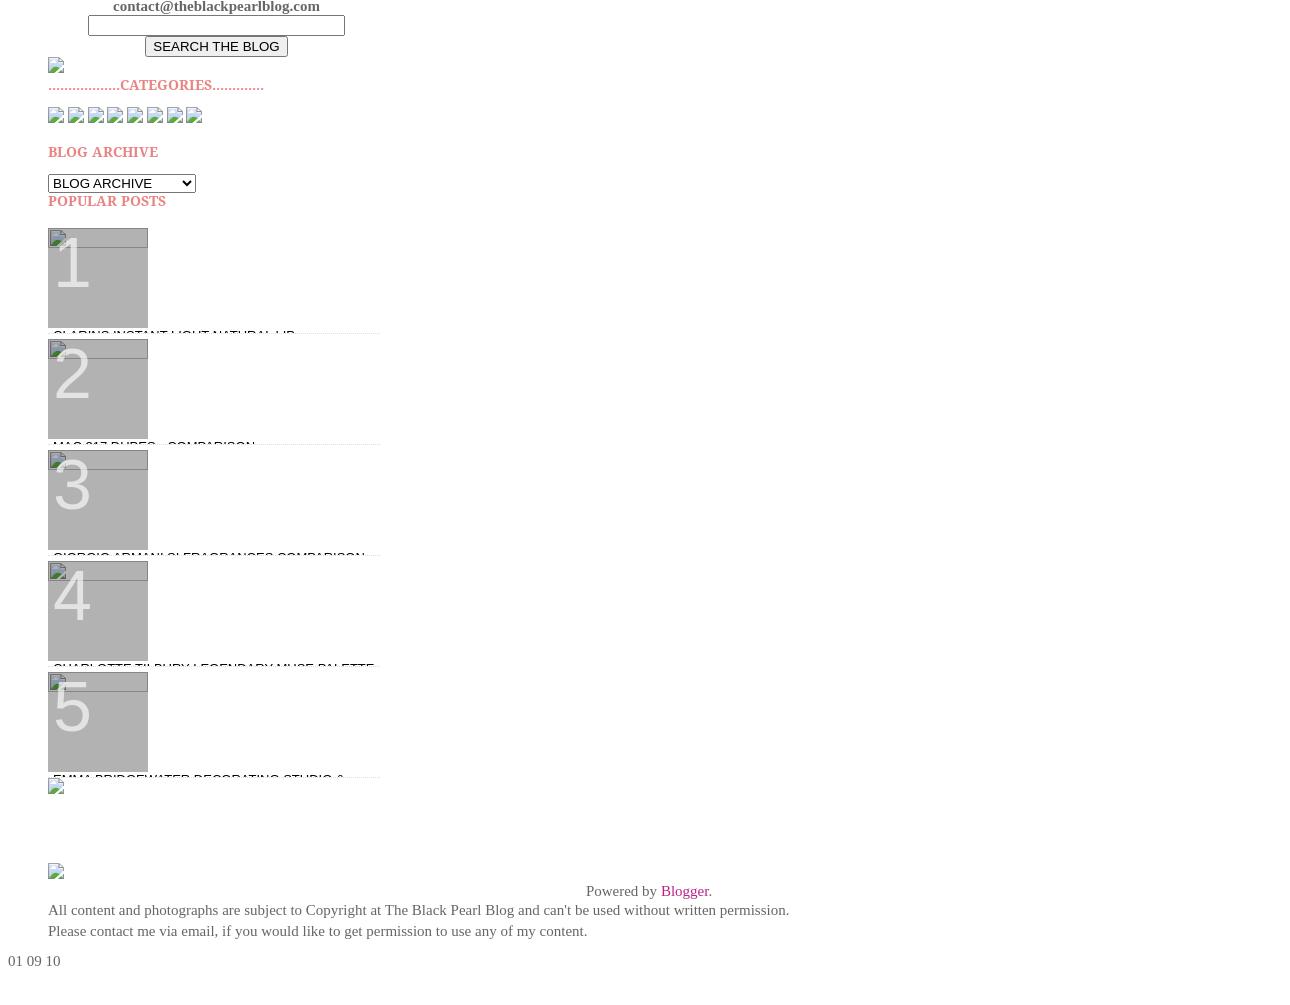 The width and height of the screenshot is (1290, 1005). I want to click on '09', so click(25, 958).